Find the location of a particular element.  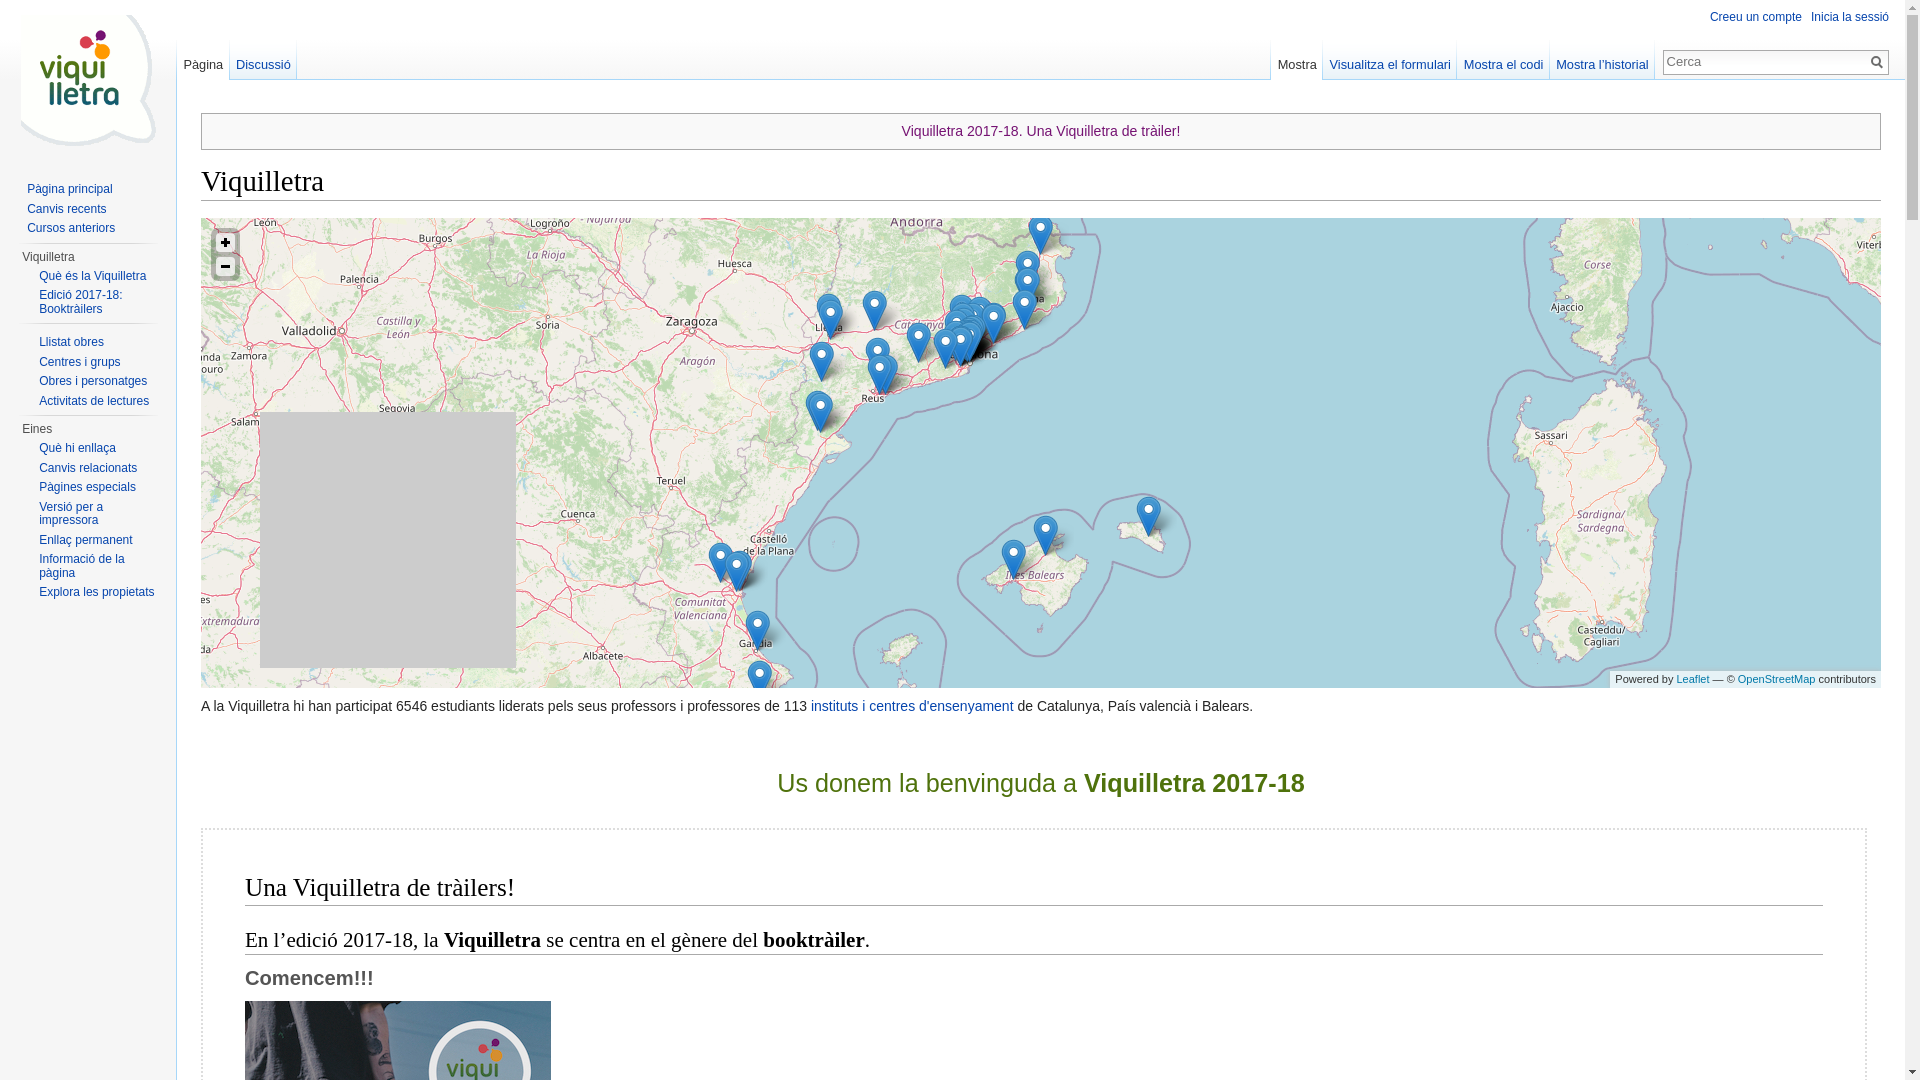

'Zoom in' is located at coordinates (225, 241).